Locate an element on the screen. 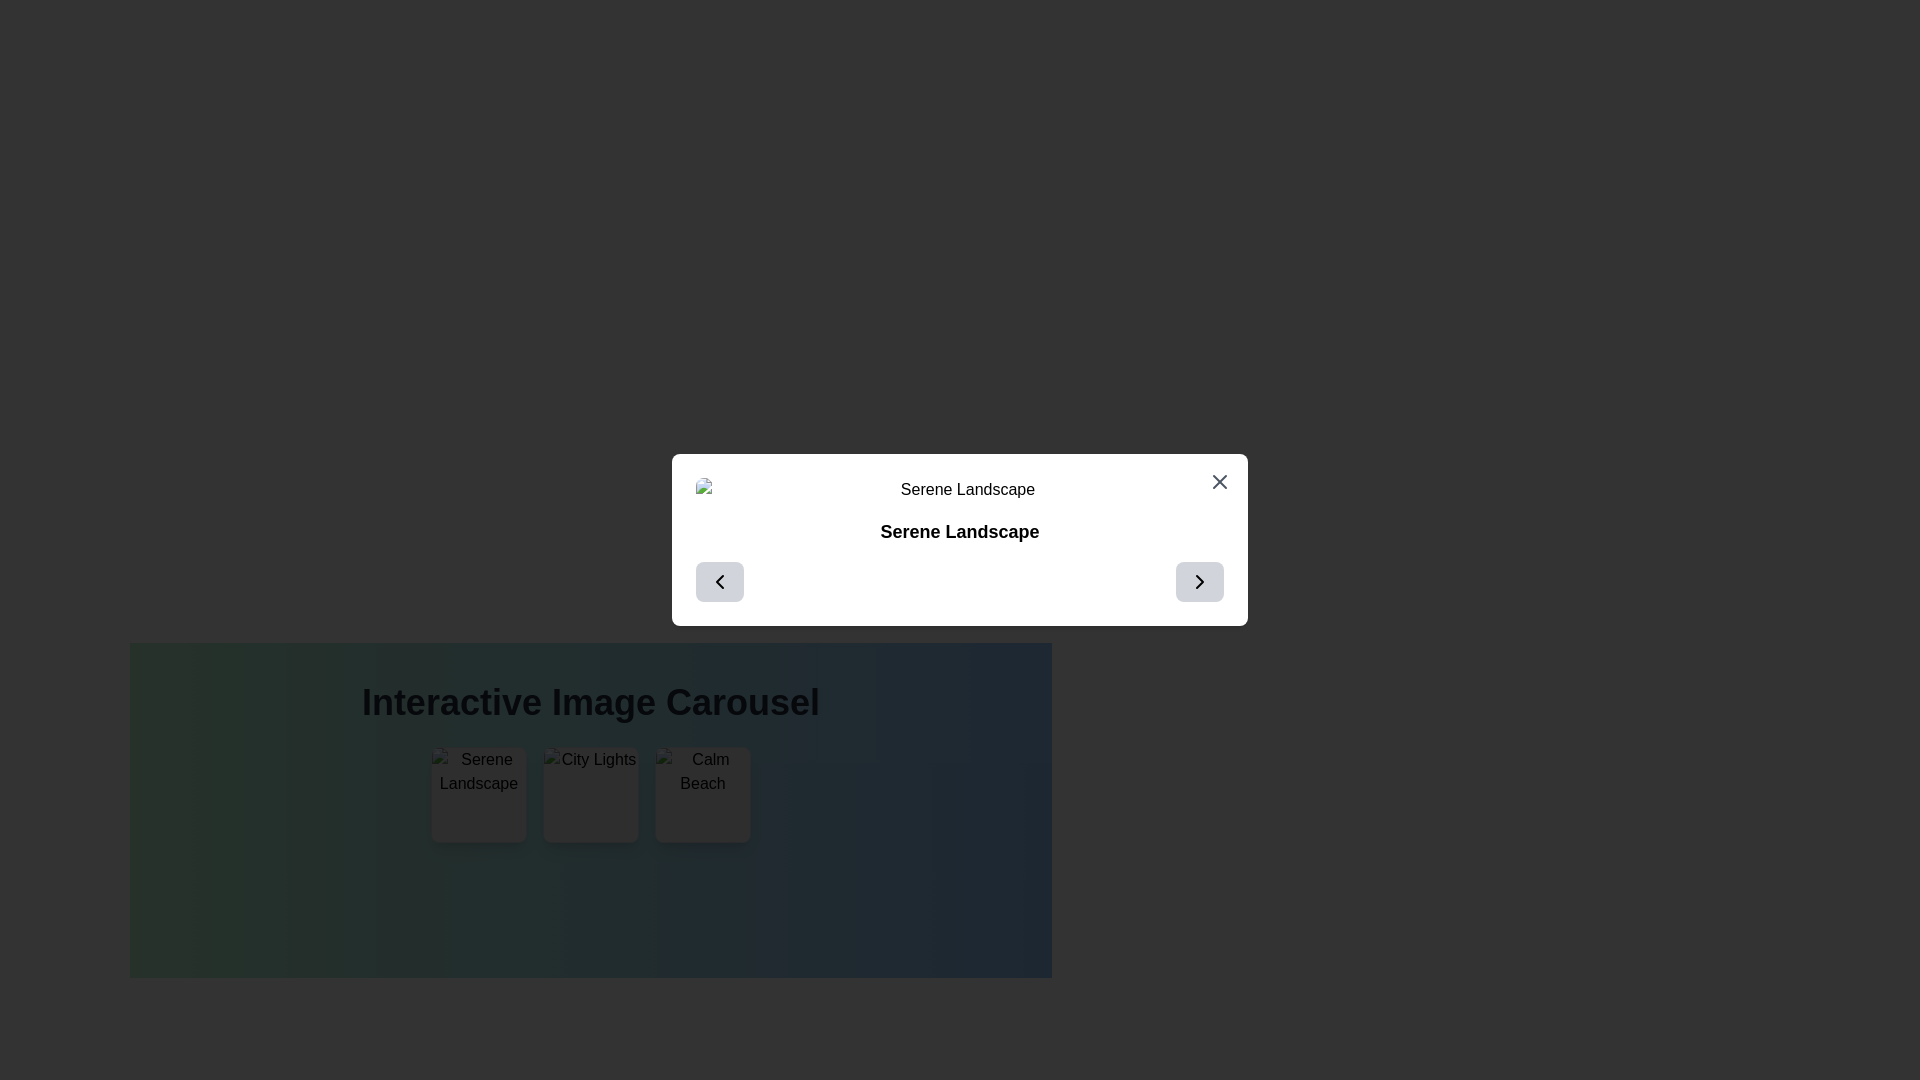 The width and height of the screenshot is (1920, 1080). the second image in the carousel to interact with it and view more details is located at coordinates (589, 793).